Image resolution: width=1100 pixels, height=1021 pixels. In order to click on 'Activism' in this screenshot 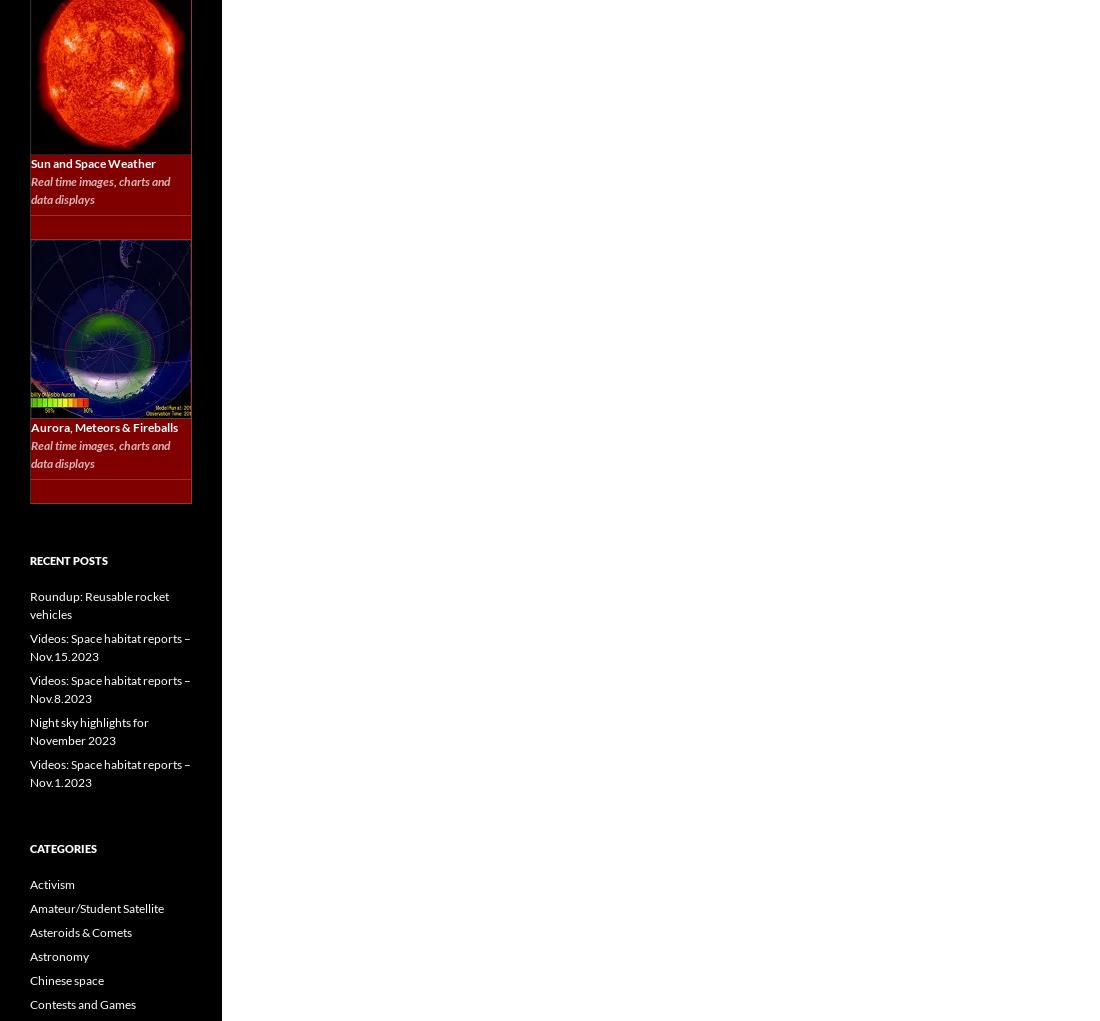, I will do `click(51, 883)`.